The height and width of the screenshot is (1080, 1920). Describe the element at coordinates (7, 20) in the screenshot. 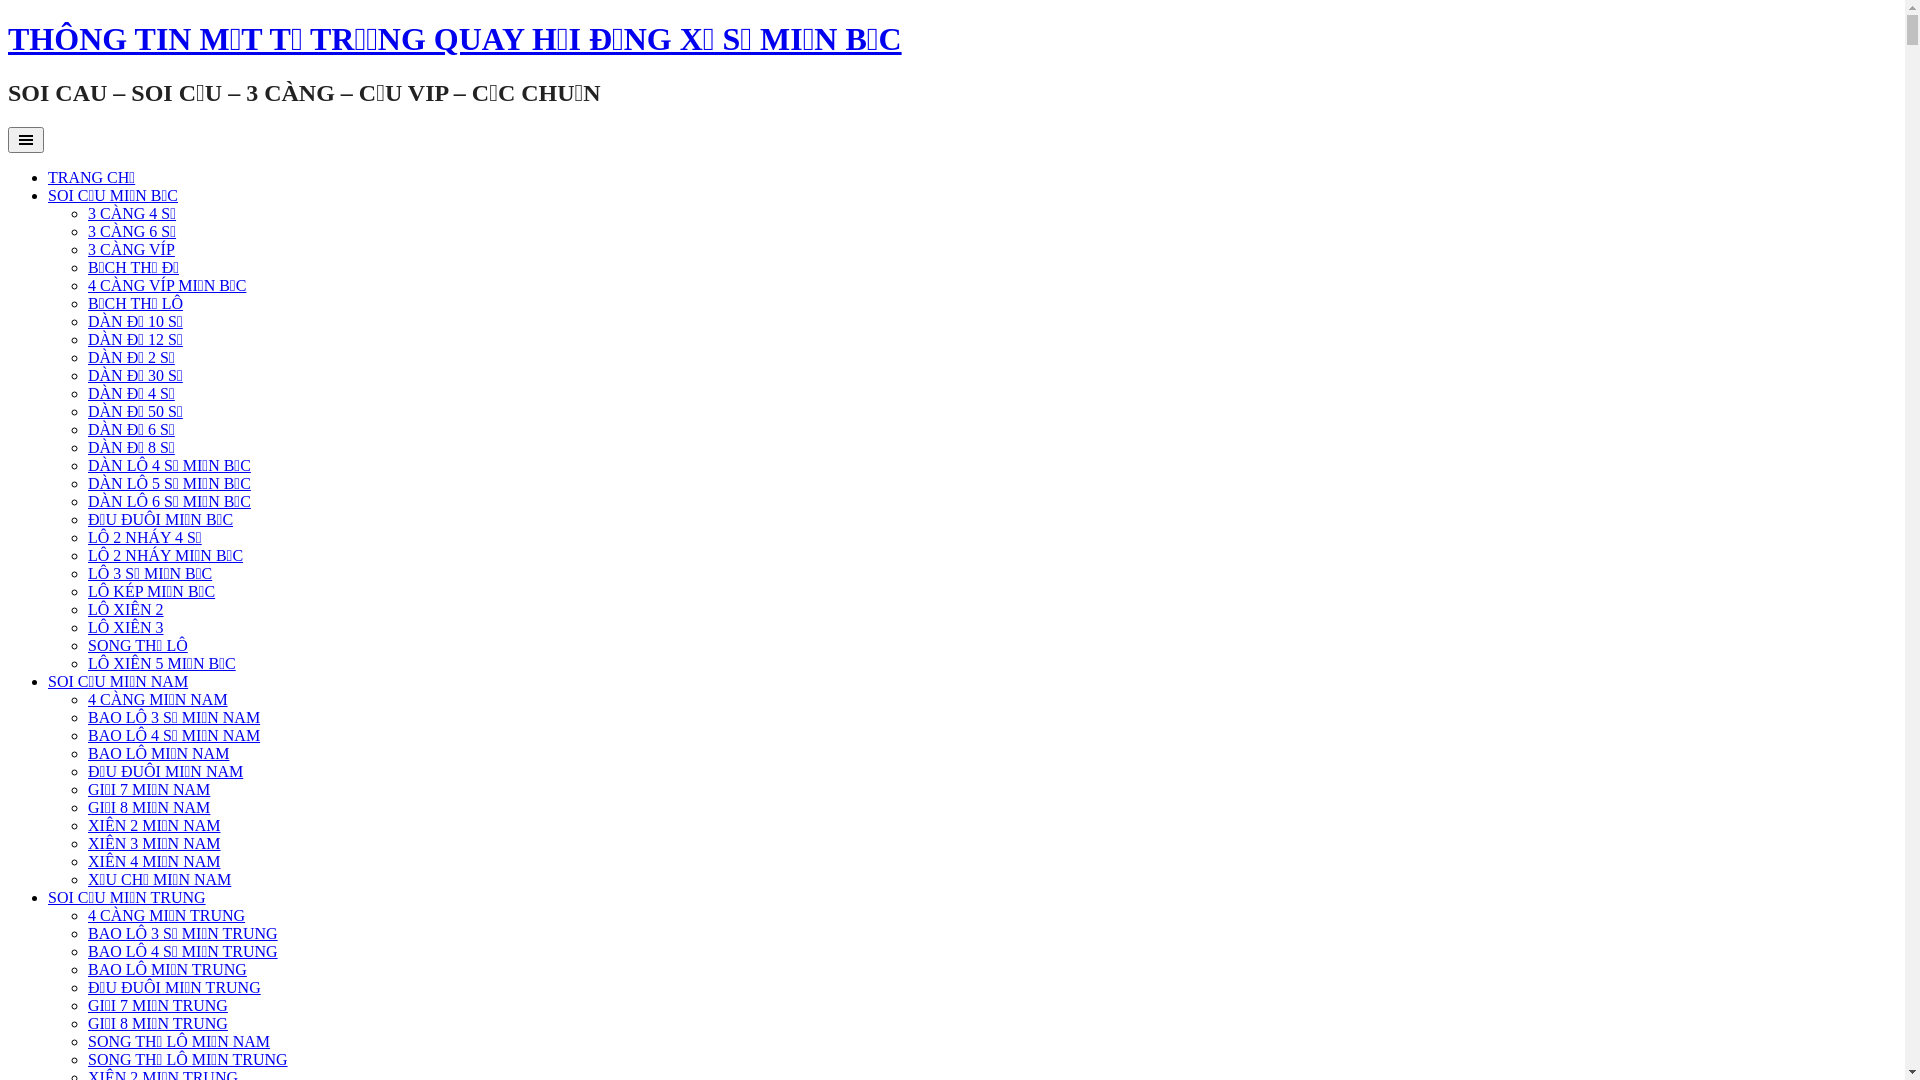

I see `'Skip to content'` at that location.